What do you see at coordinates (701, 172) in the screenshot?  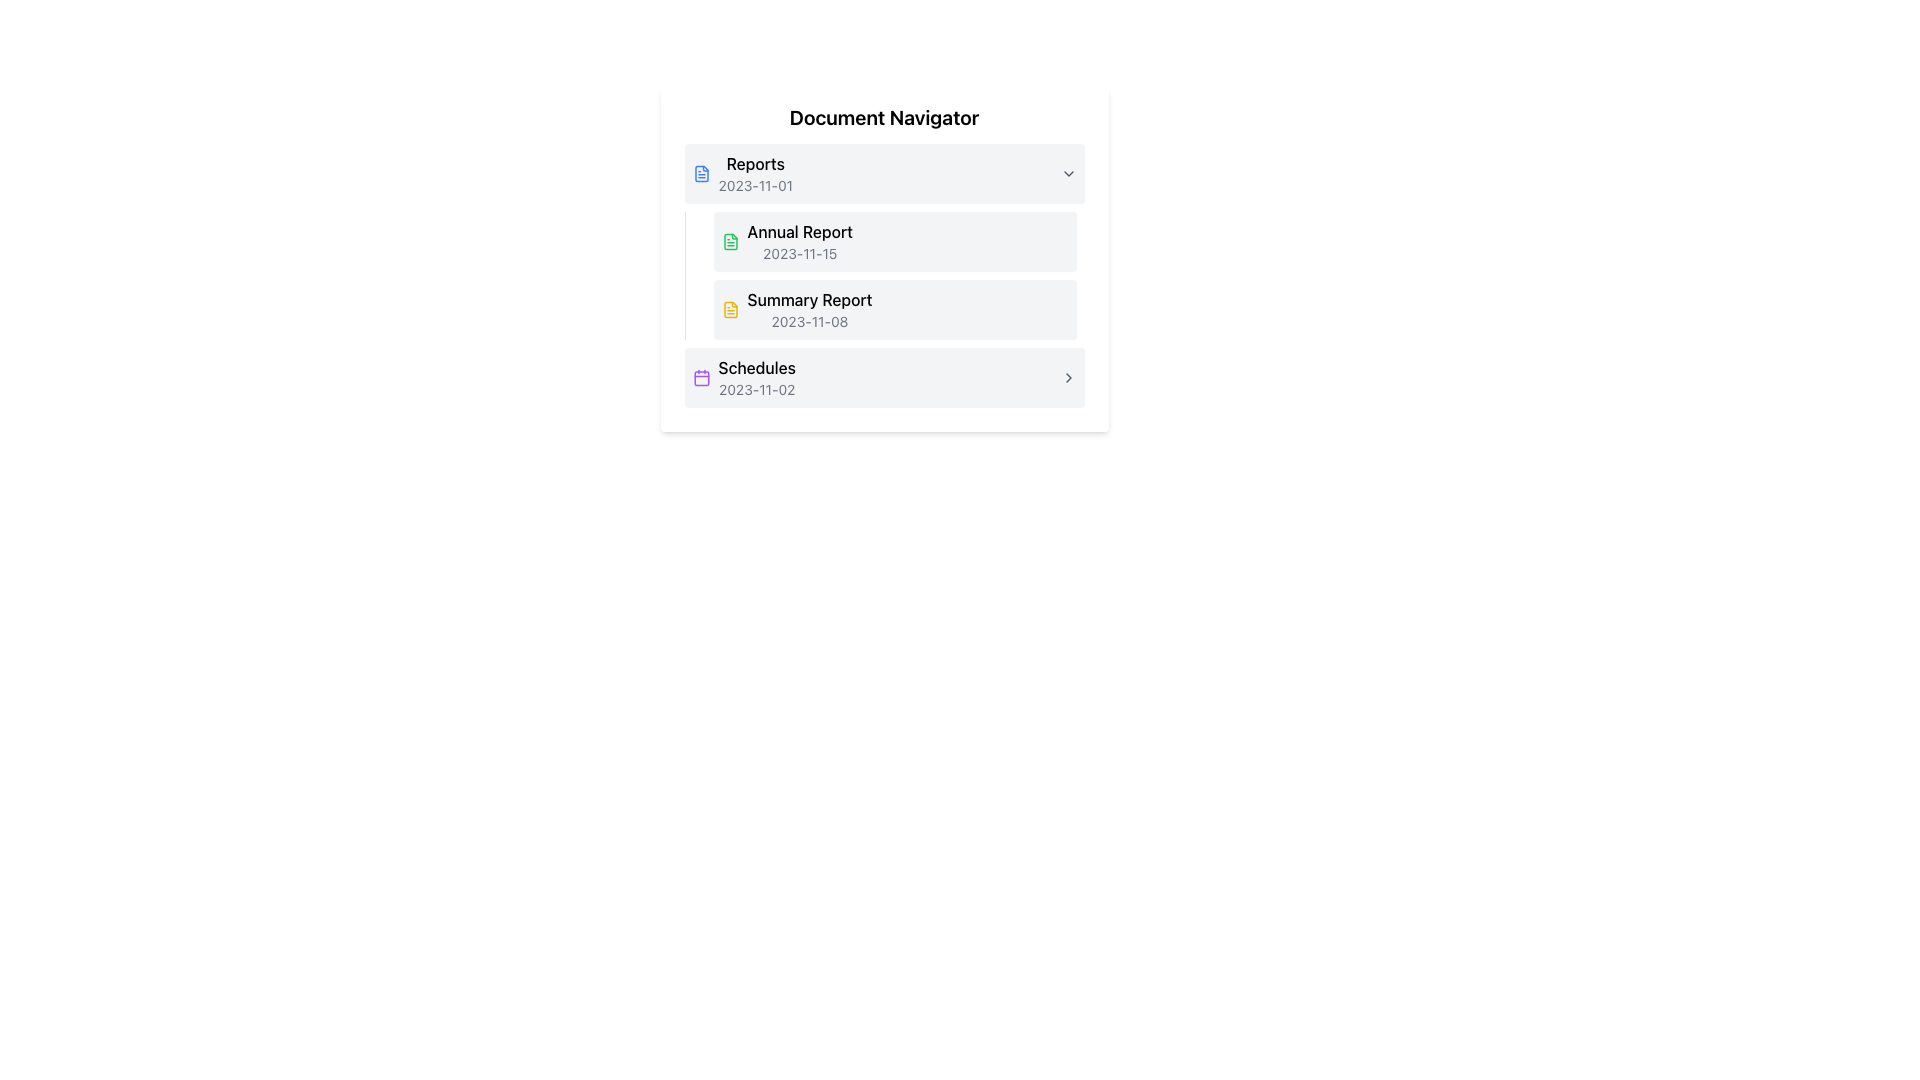 I see `the Vector Graphic Element representing a document, located to the left of the 'Reports' label in the 'Document Navigator' interface` at bounding box center [701, 172].